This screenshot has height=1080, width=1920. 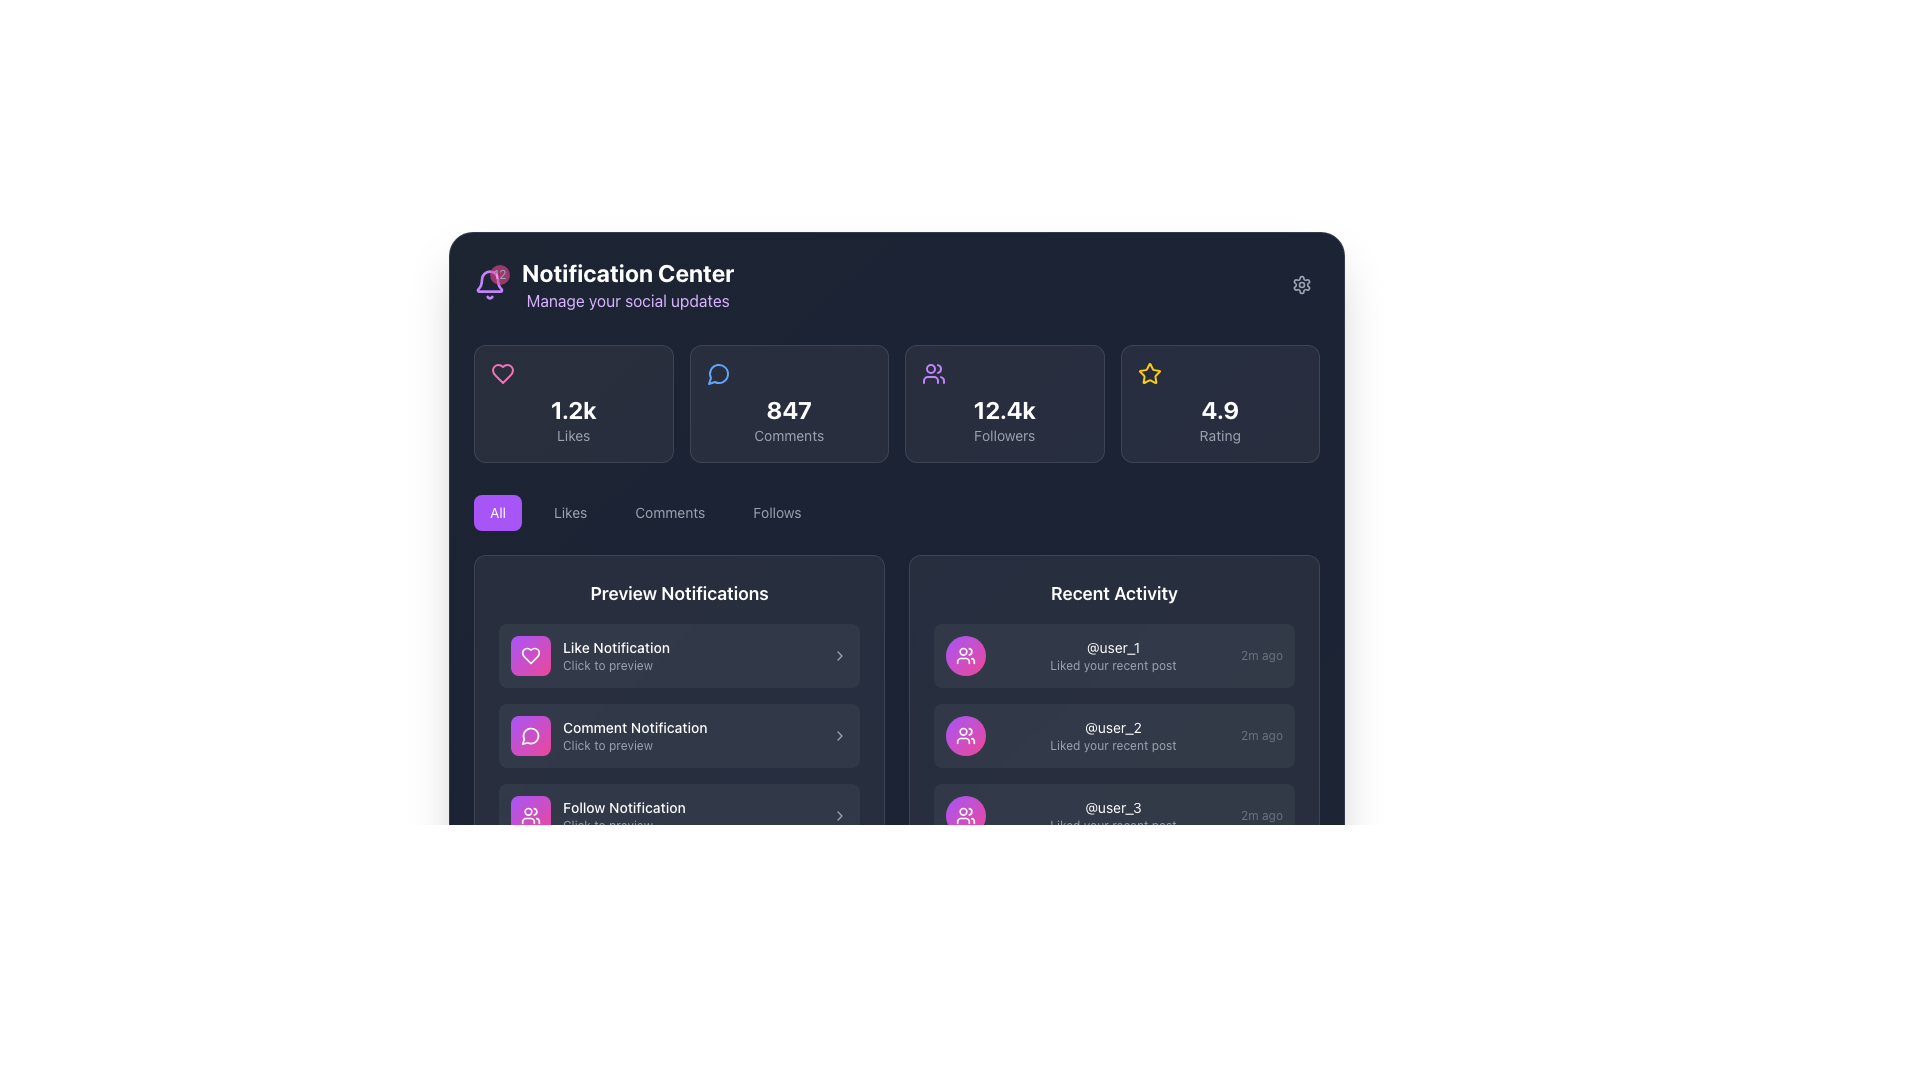 I want to click on the user avatar for '@user_3' located in the 'Recent Activity' section, which visually represents the user who liked a recent post, so click(x=965, y=816).